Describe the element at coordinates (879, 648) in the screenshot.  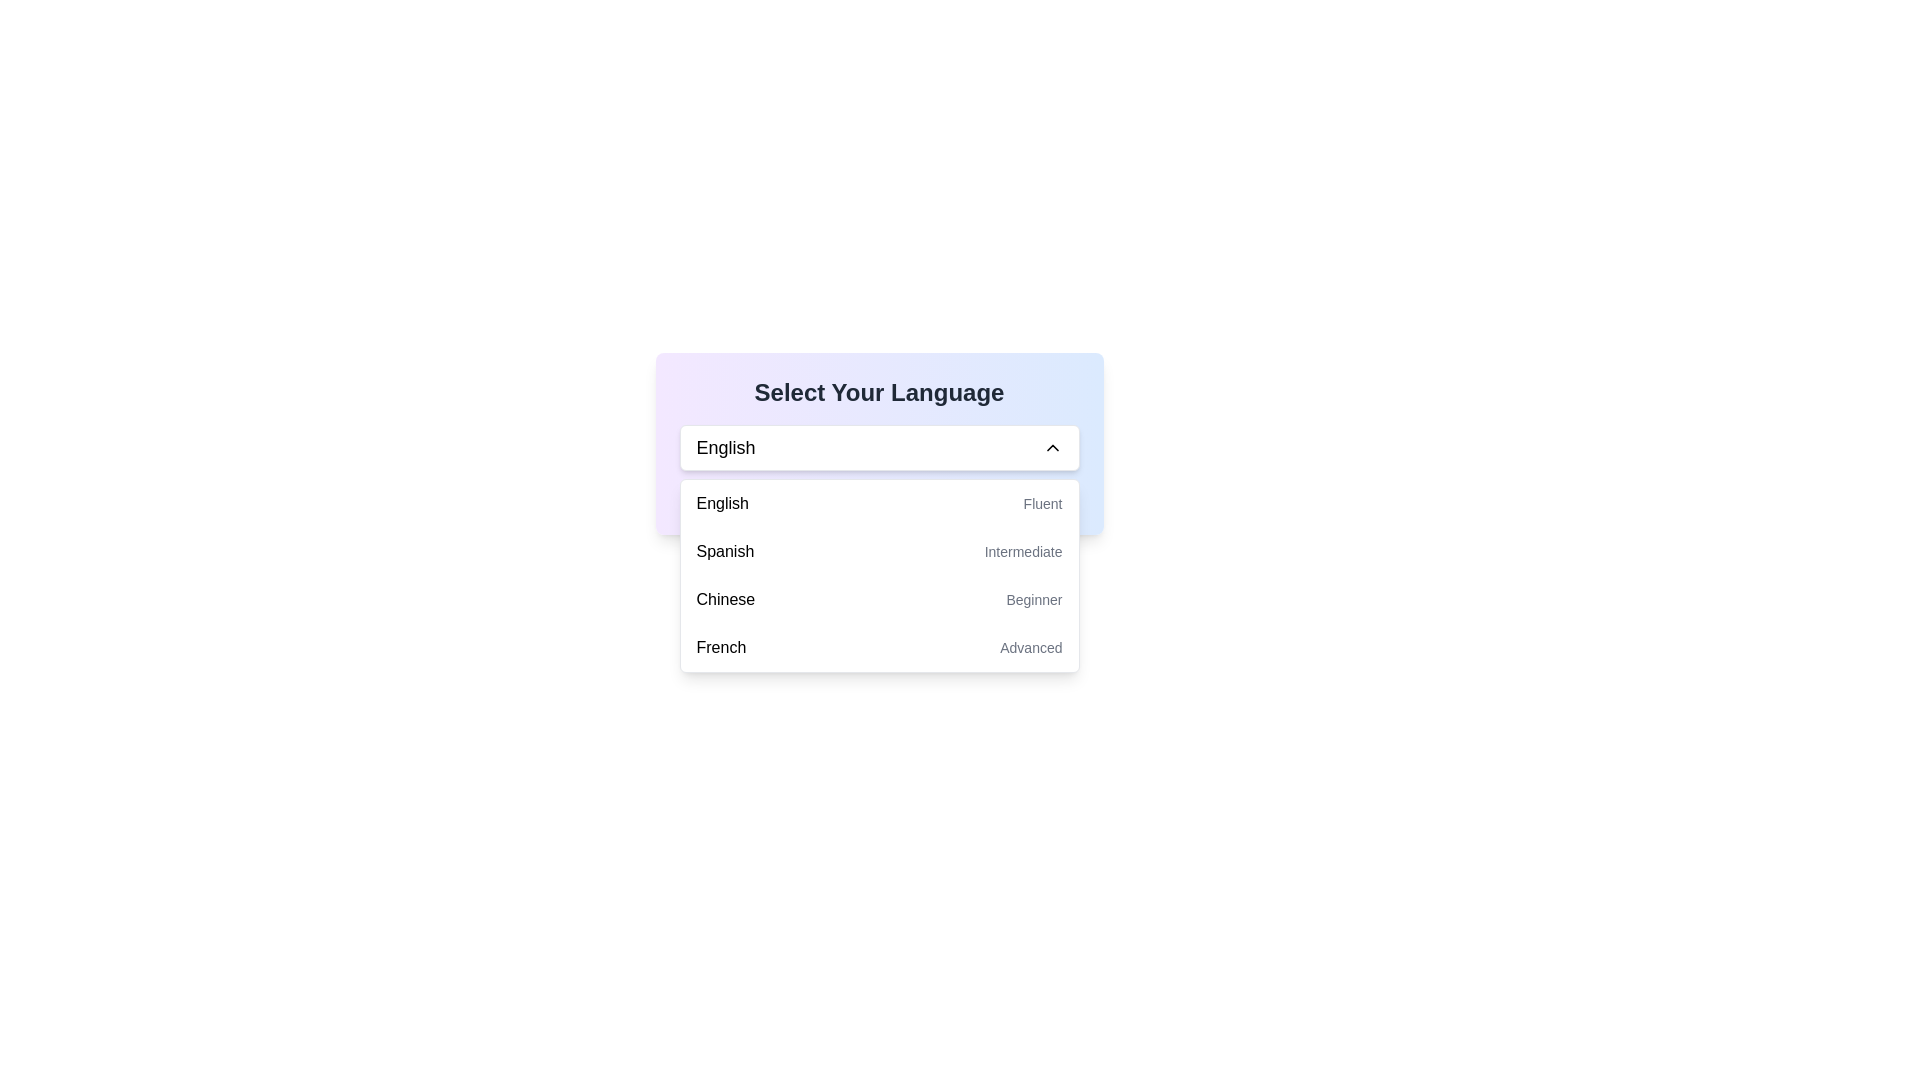
I see `the fourth item in the dropdown menu labeled 'French Advanced'` at that location.